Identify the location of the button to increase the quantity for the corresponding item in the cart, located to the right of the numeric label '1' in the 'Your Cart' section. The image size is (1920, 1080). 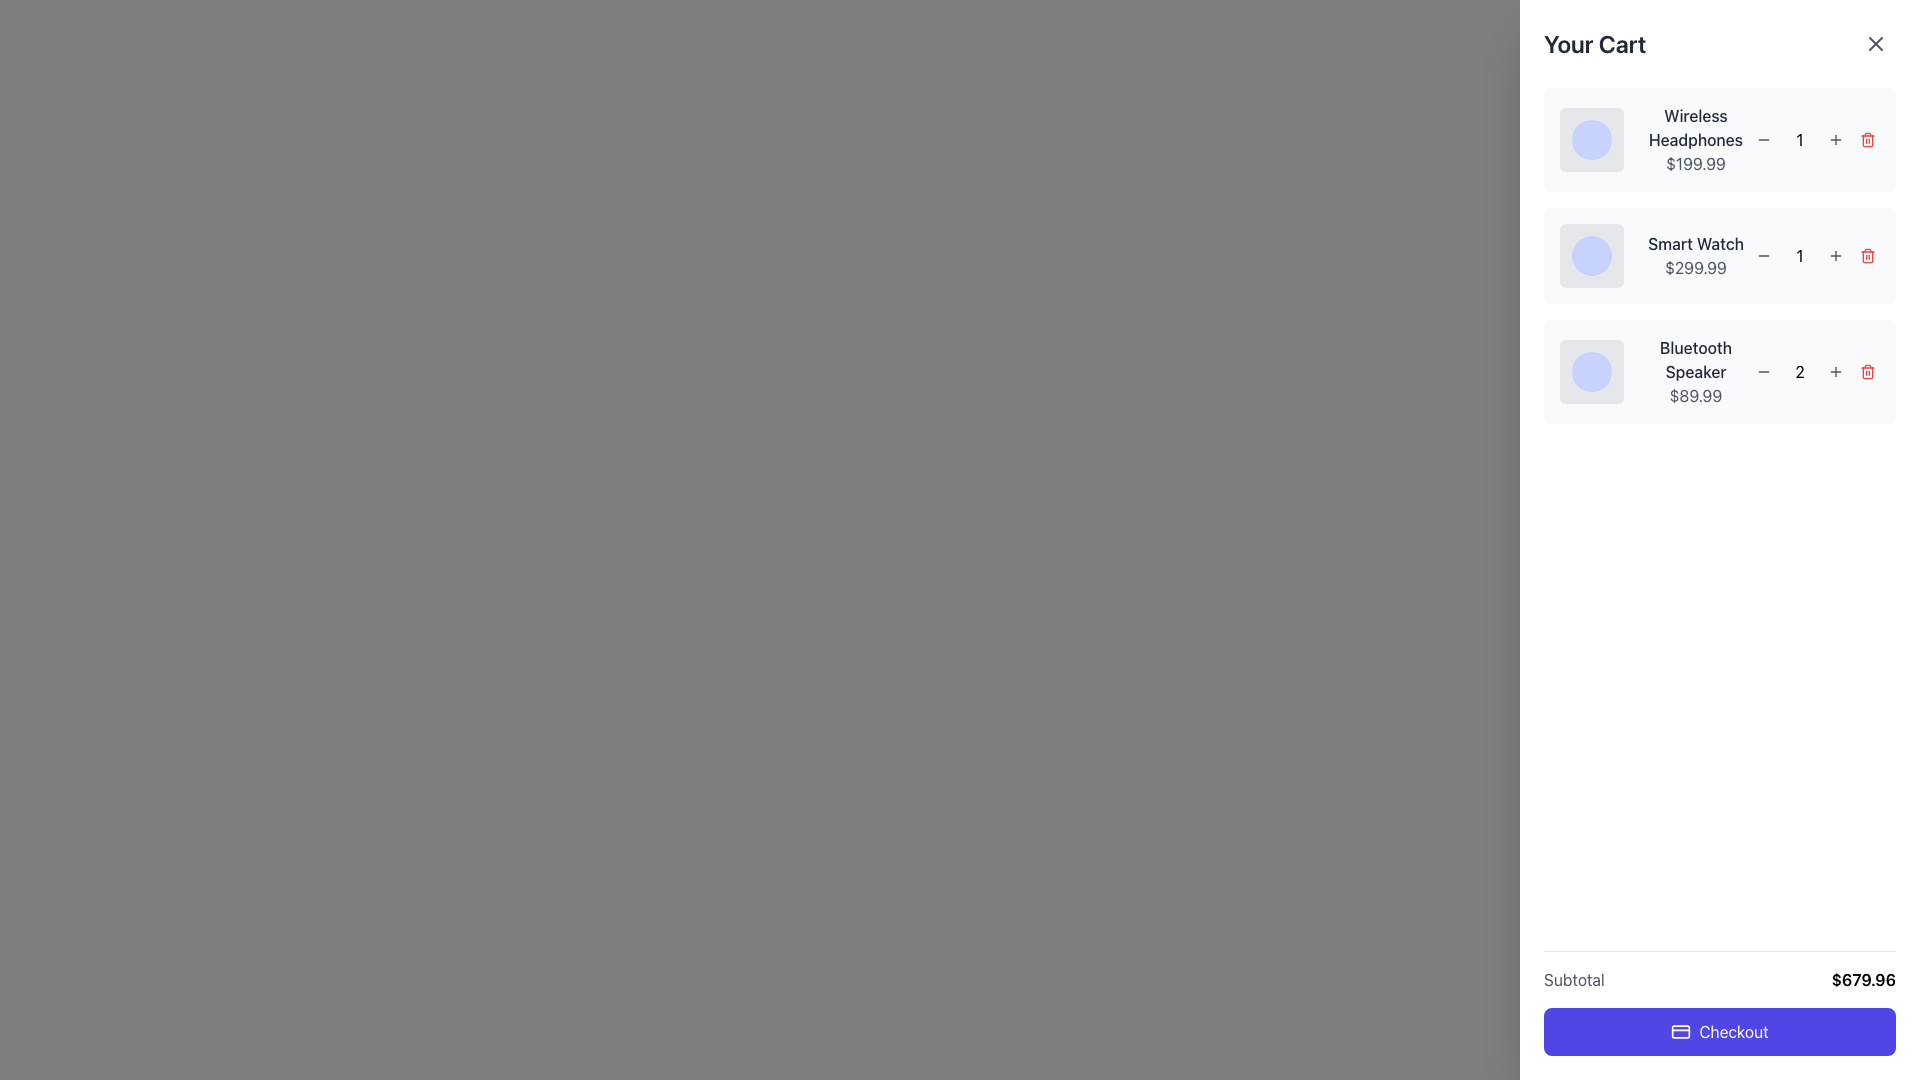
(1836, 254).